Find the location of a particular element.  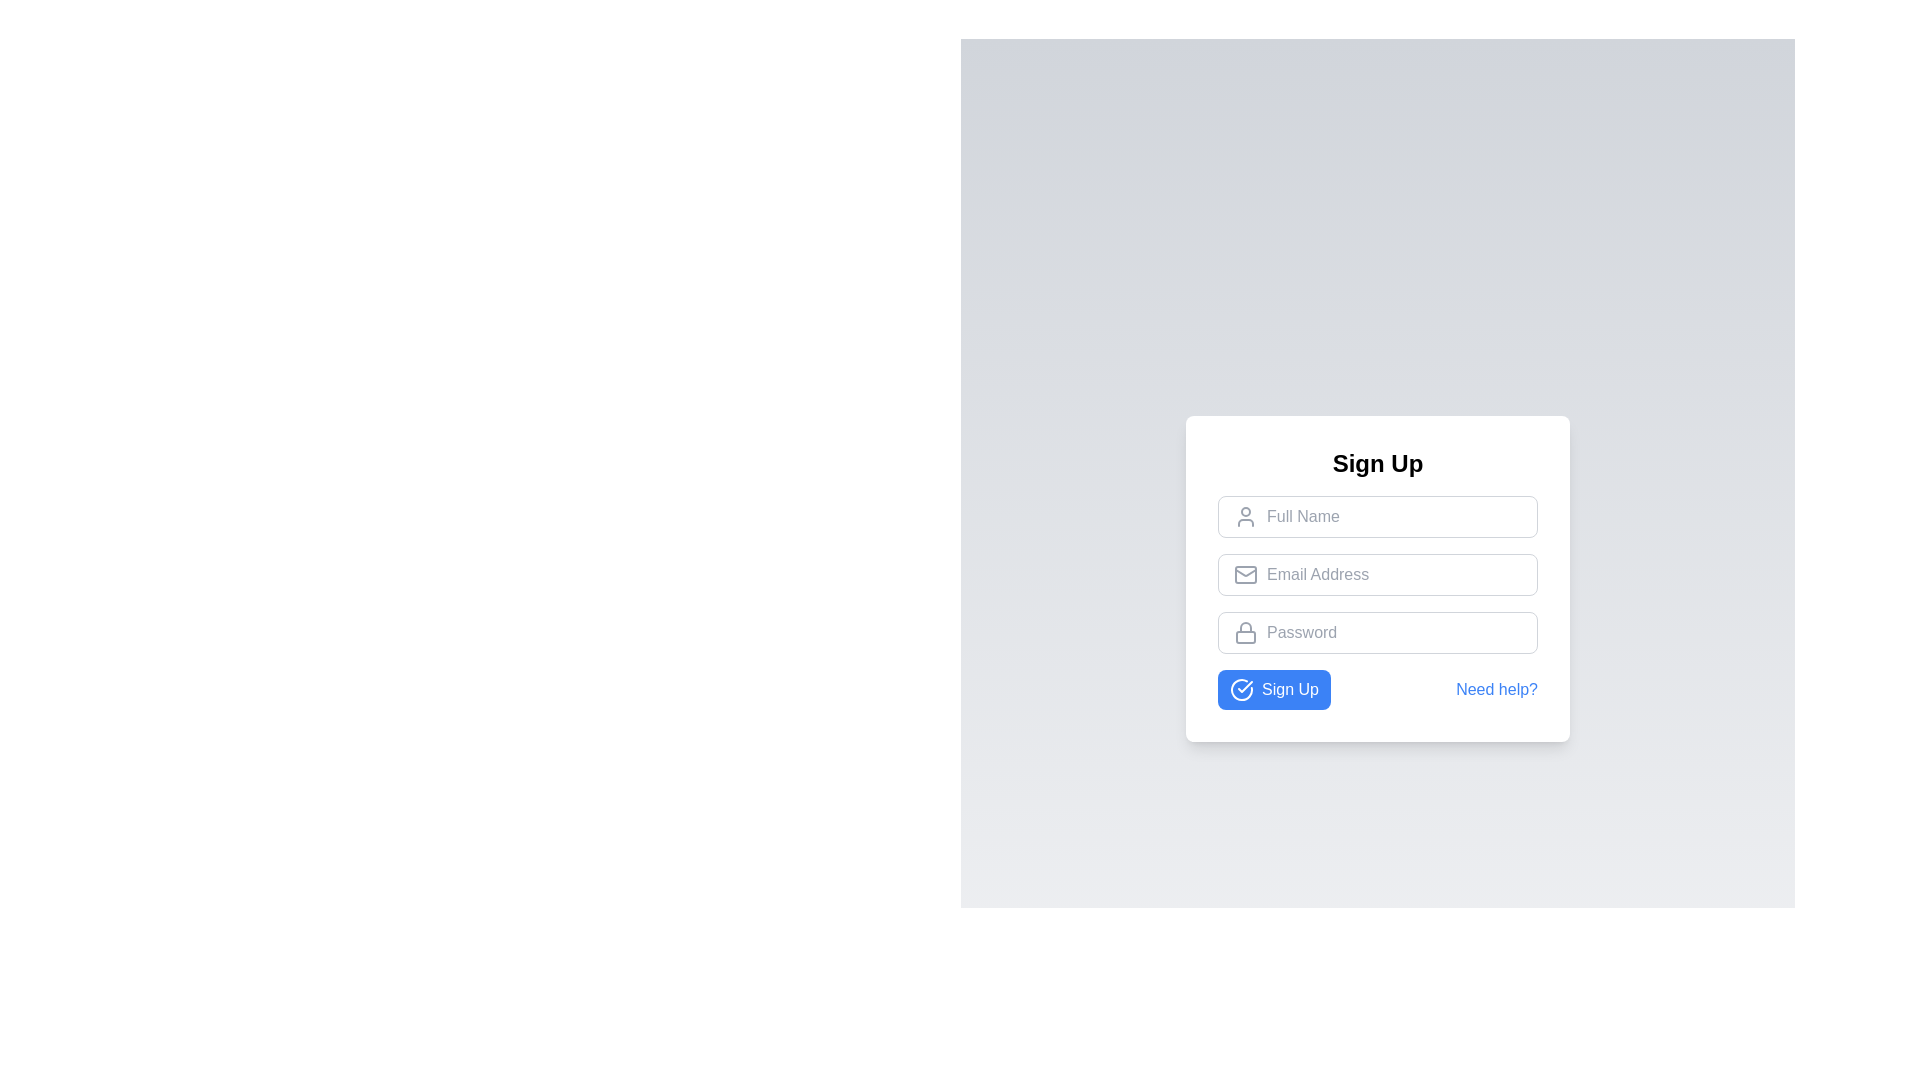

the envelope-shaped icon, which is a subtle light gray outline positioned to the left of the 'Email Address' input field is located at coordinates (1245, 574).